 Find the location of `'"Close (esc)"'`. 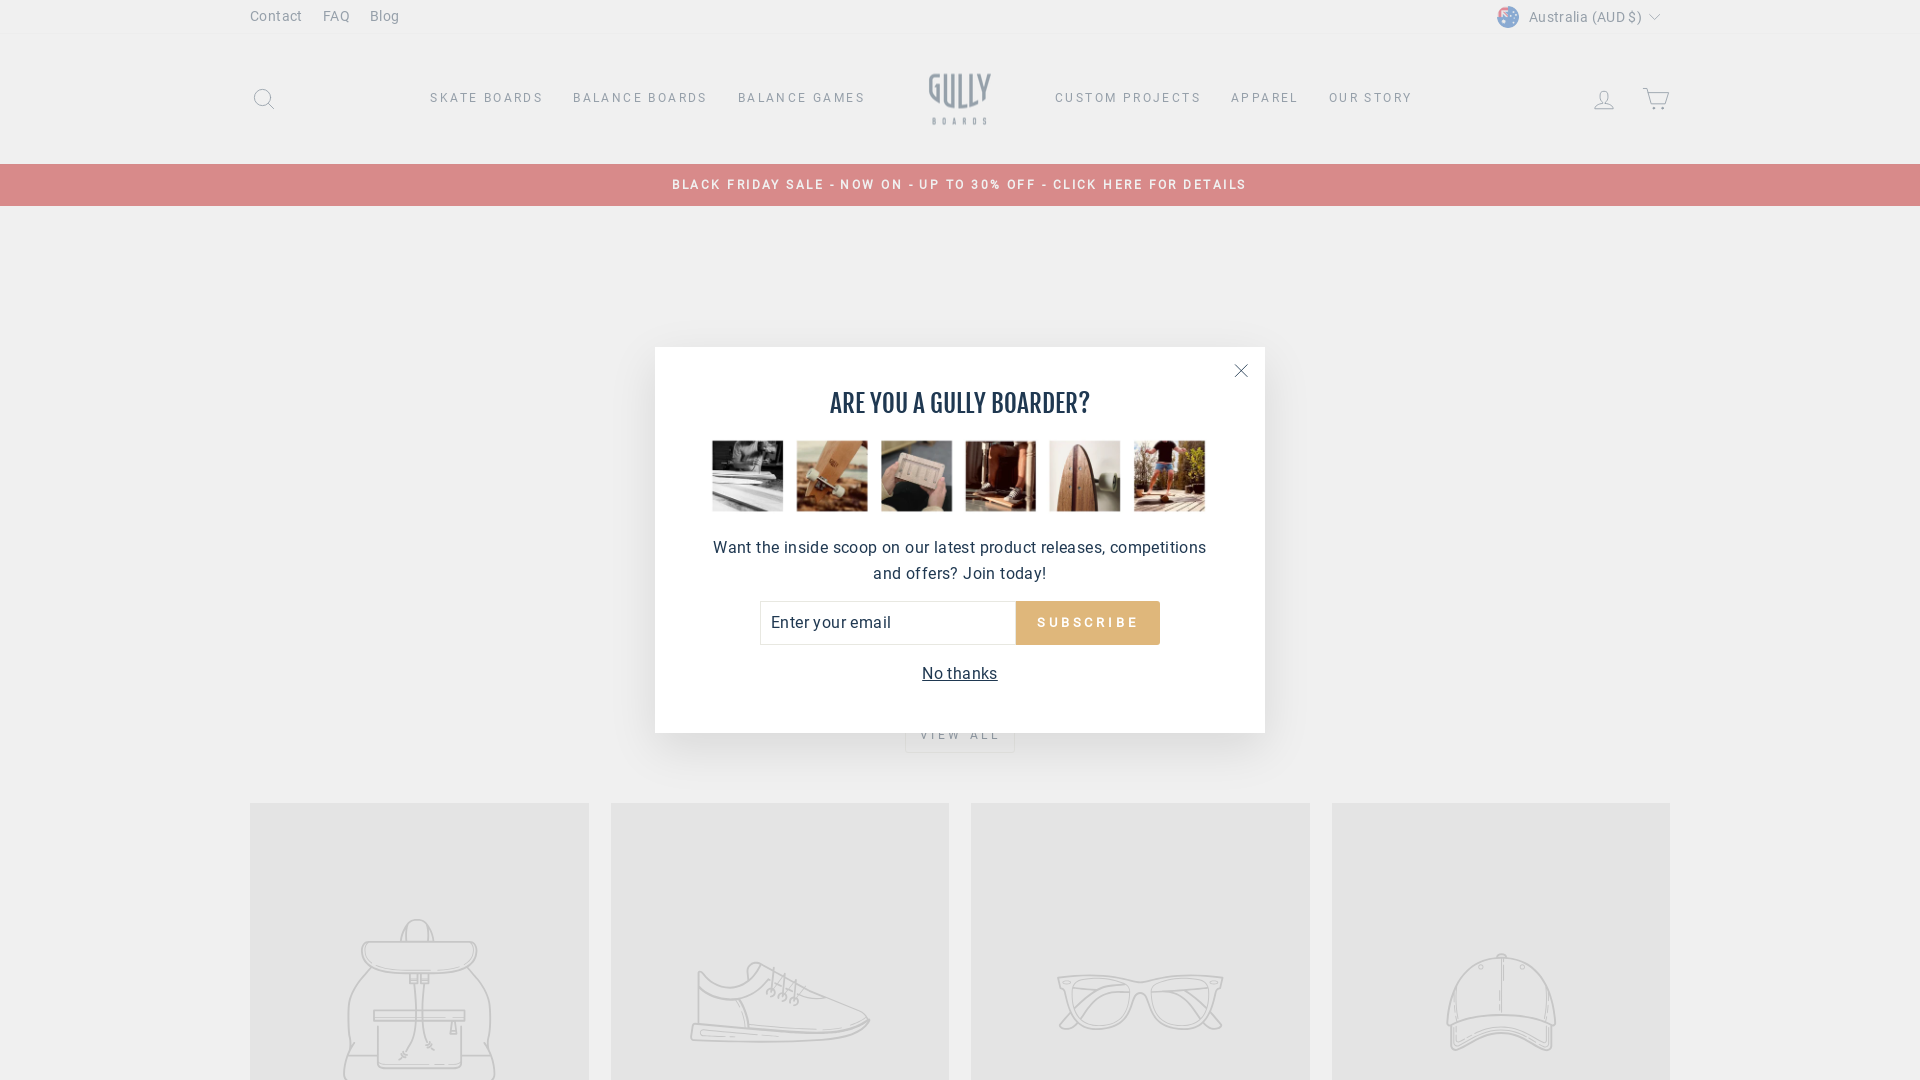

'"Close (esc)"' is located at coordinates (1216, 370).